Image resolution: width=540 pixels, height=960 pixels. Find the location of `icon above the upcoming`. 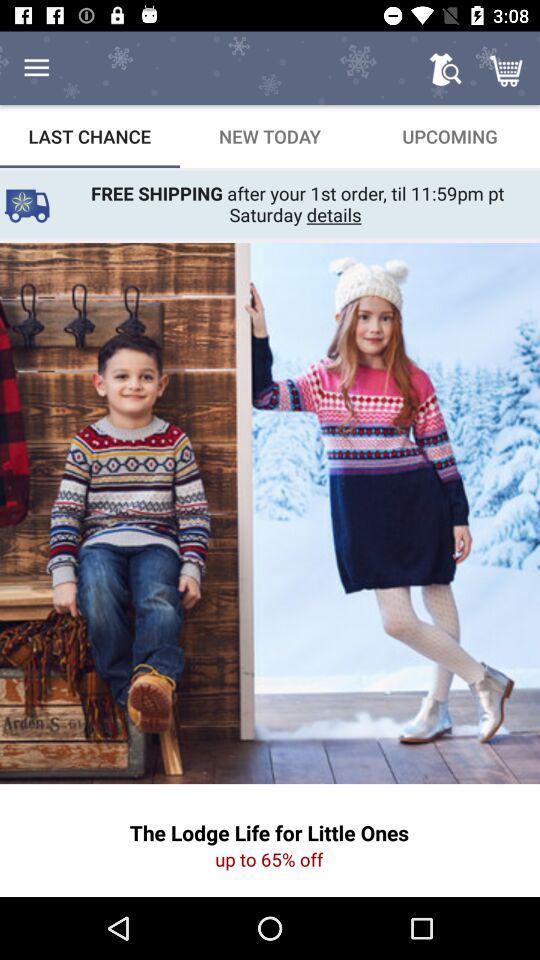

icon above the upcoming is located at coordinates (445, 68).